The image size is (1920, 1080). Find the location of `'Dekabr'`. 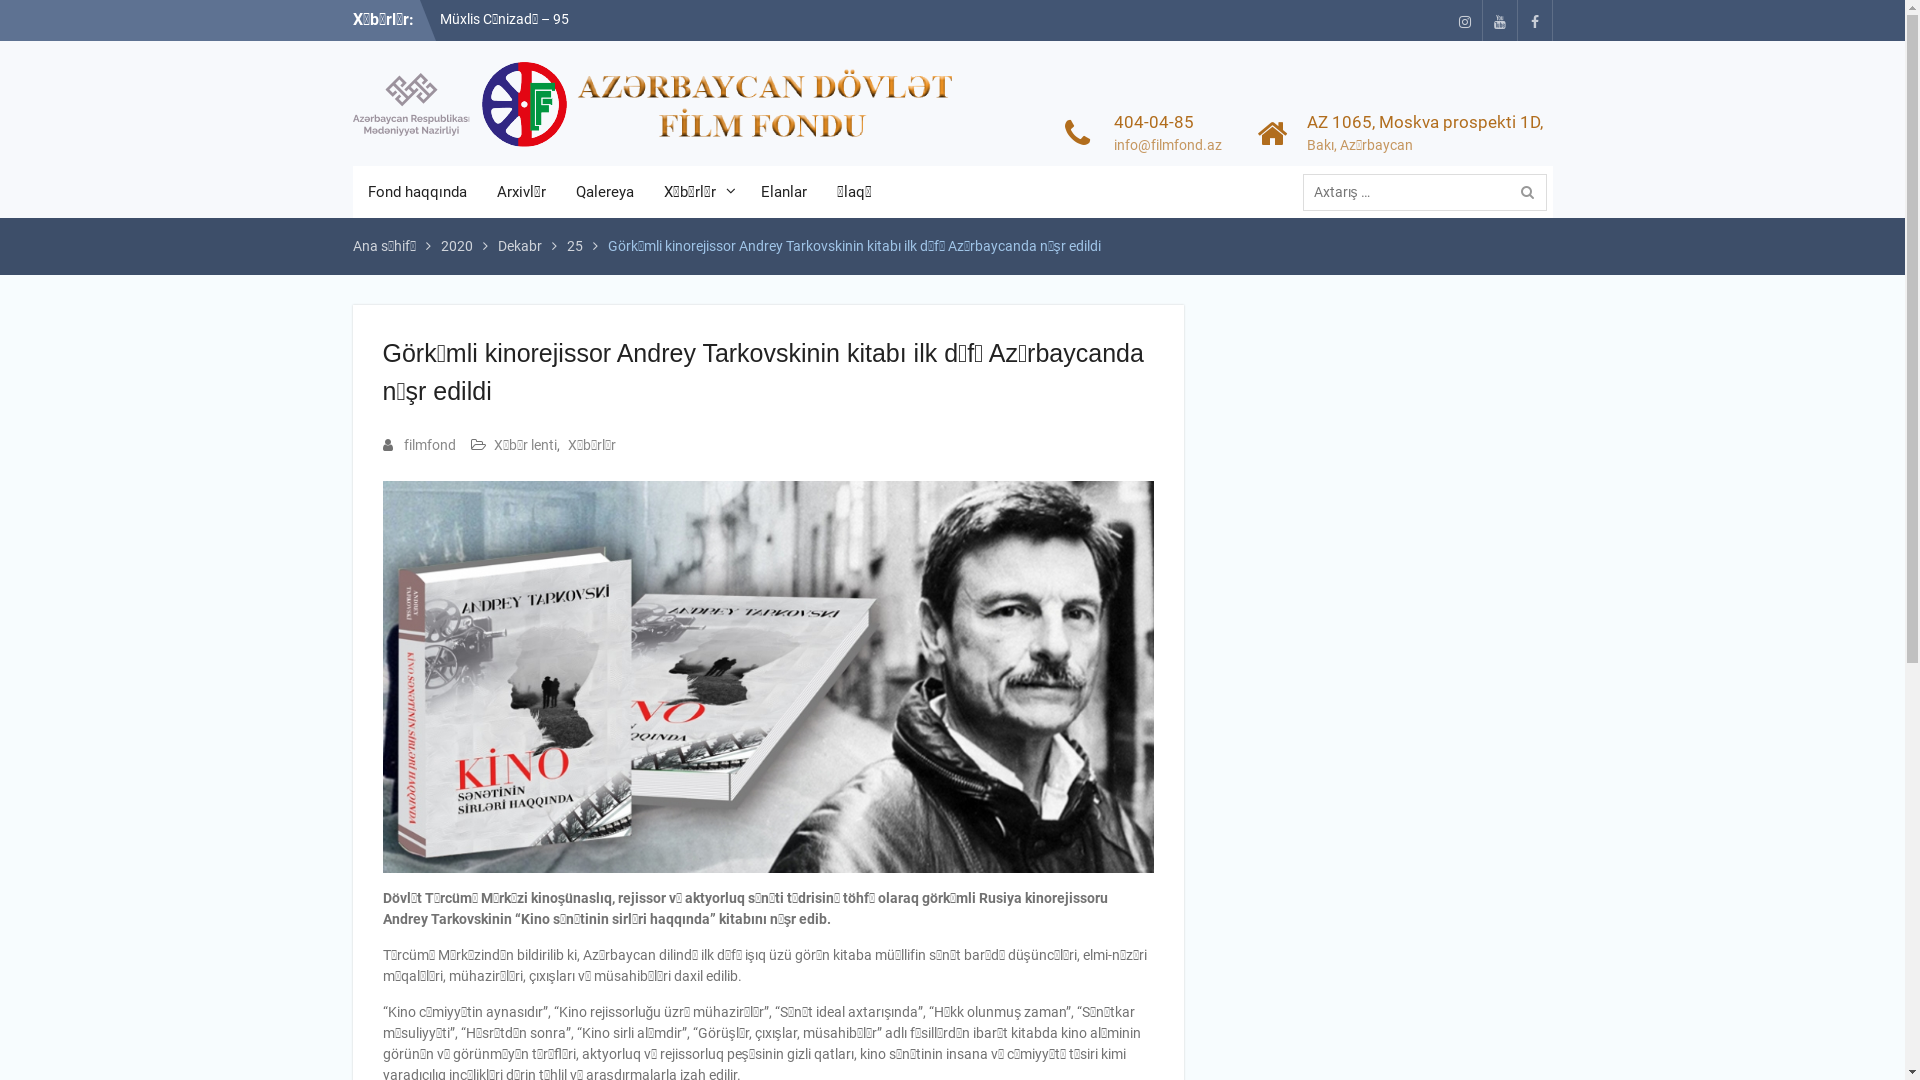

'Dekabr' is located at coordinates (519, 245).